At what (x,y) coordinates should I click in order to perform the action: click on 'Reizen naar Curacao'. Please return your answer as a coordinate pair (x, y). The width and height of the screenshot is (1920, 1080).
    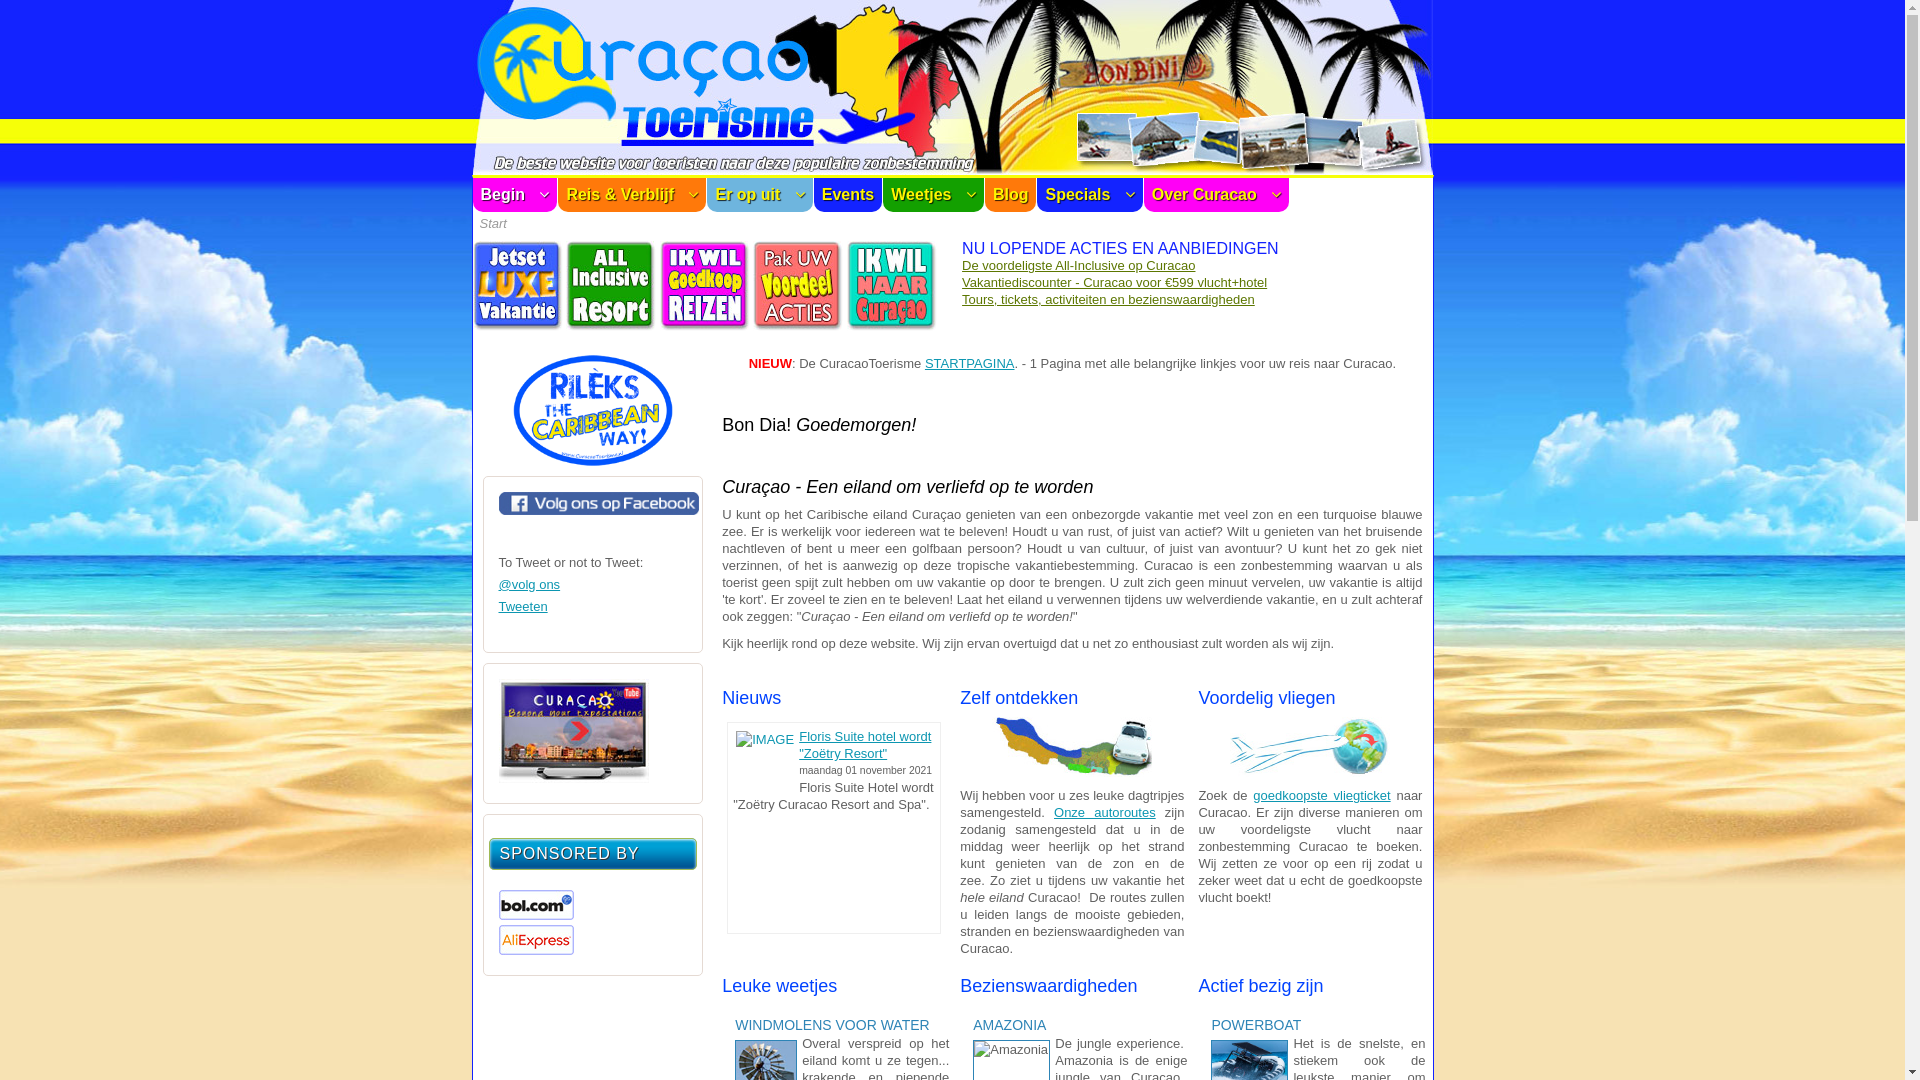
    Looking at the image, I should click on (891, 325).